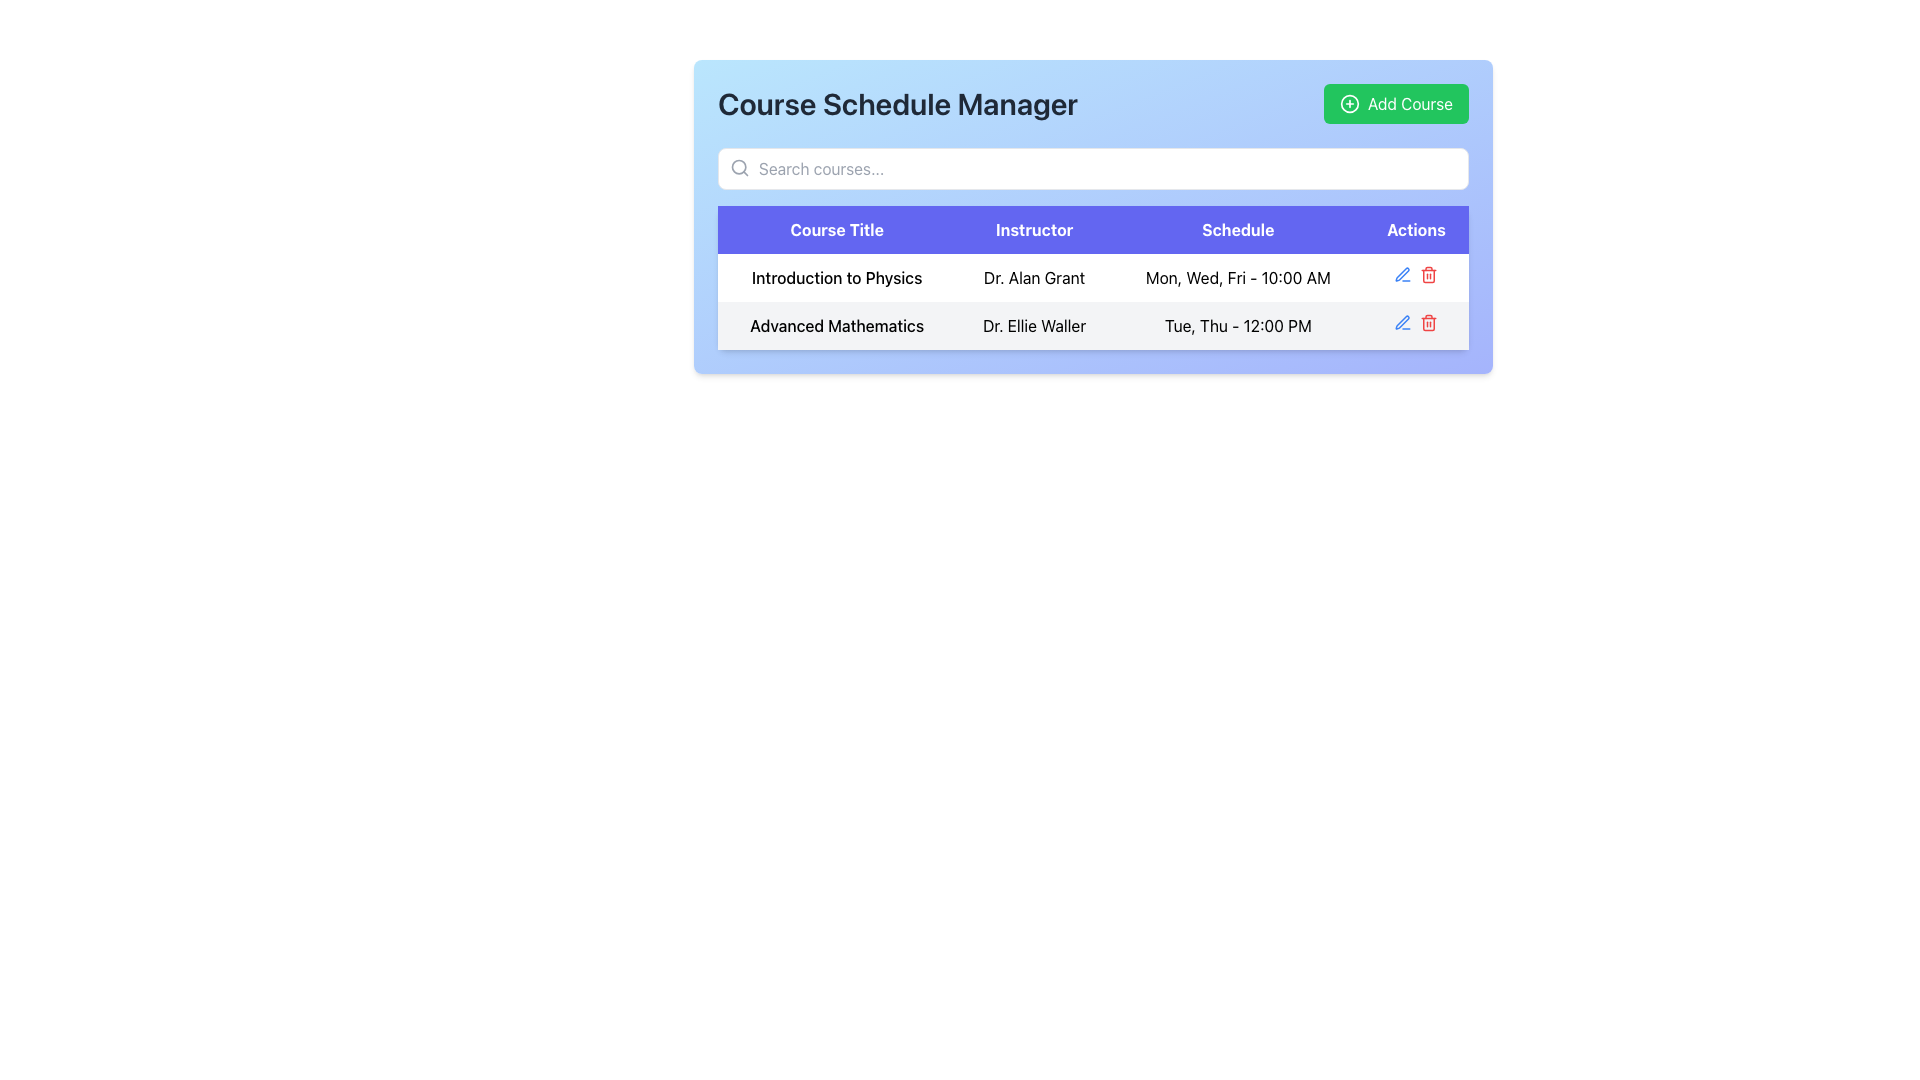  Describe the element at coordinates (1034, 277) in the screenshot. I see `instructor's name displayed in the text label element showing 'Dr. Alan Grant', which is located in the second column of the first row of the course information table` at that location.